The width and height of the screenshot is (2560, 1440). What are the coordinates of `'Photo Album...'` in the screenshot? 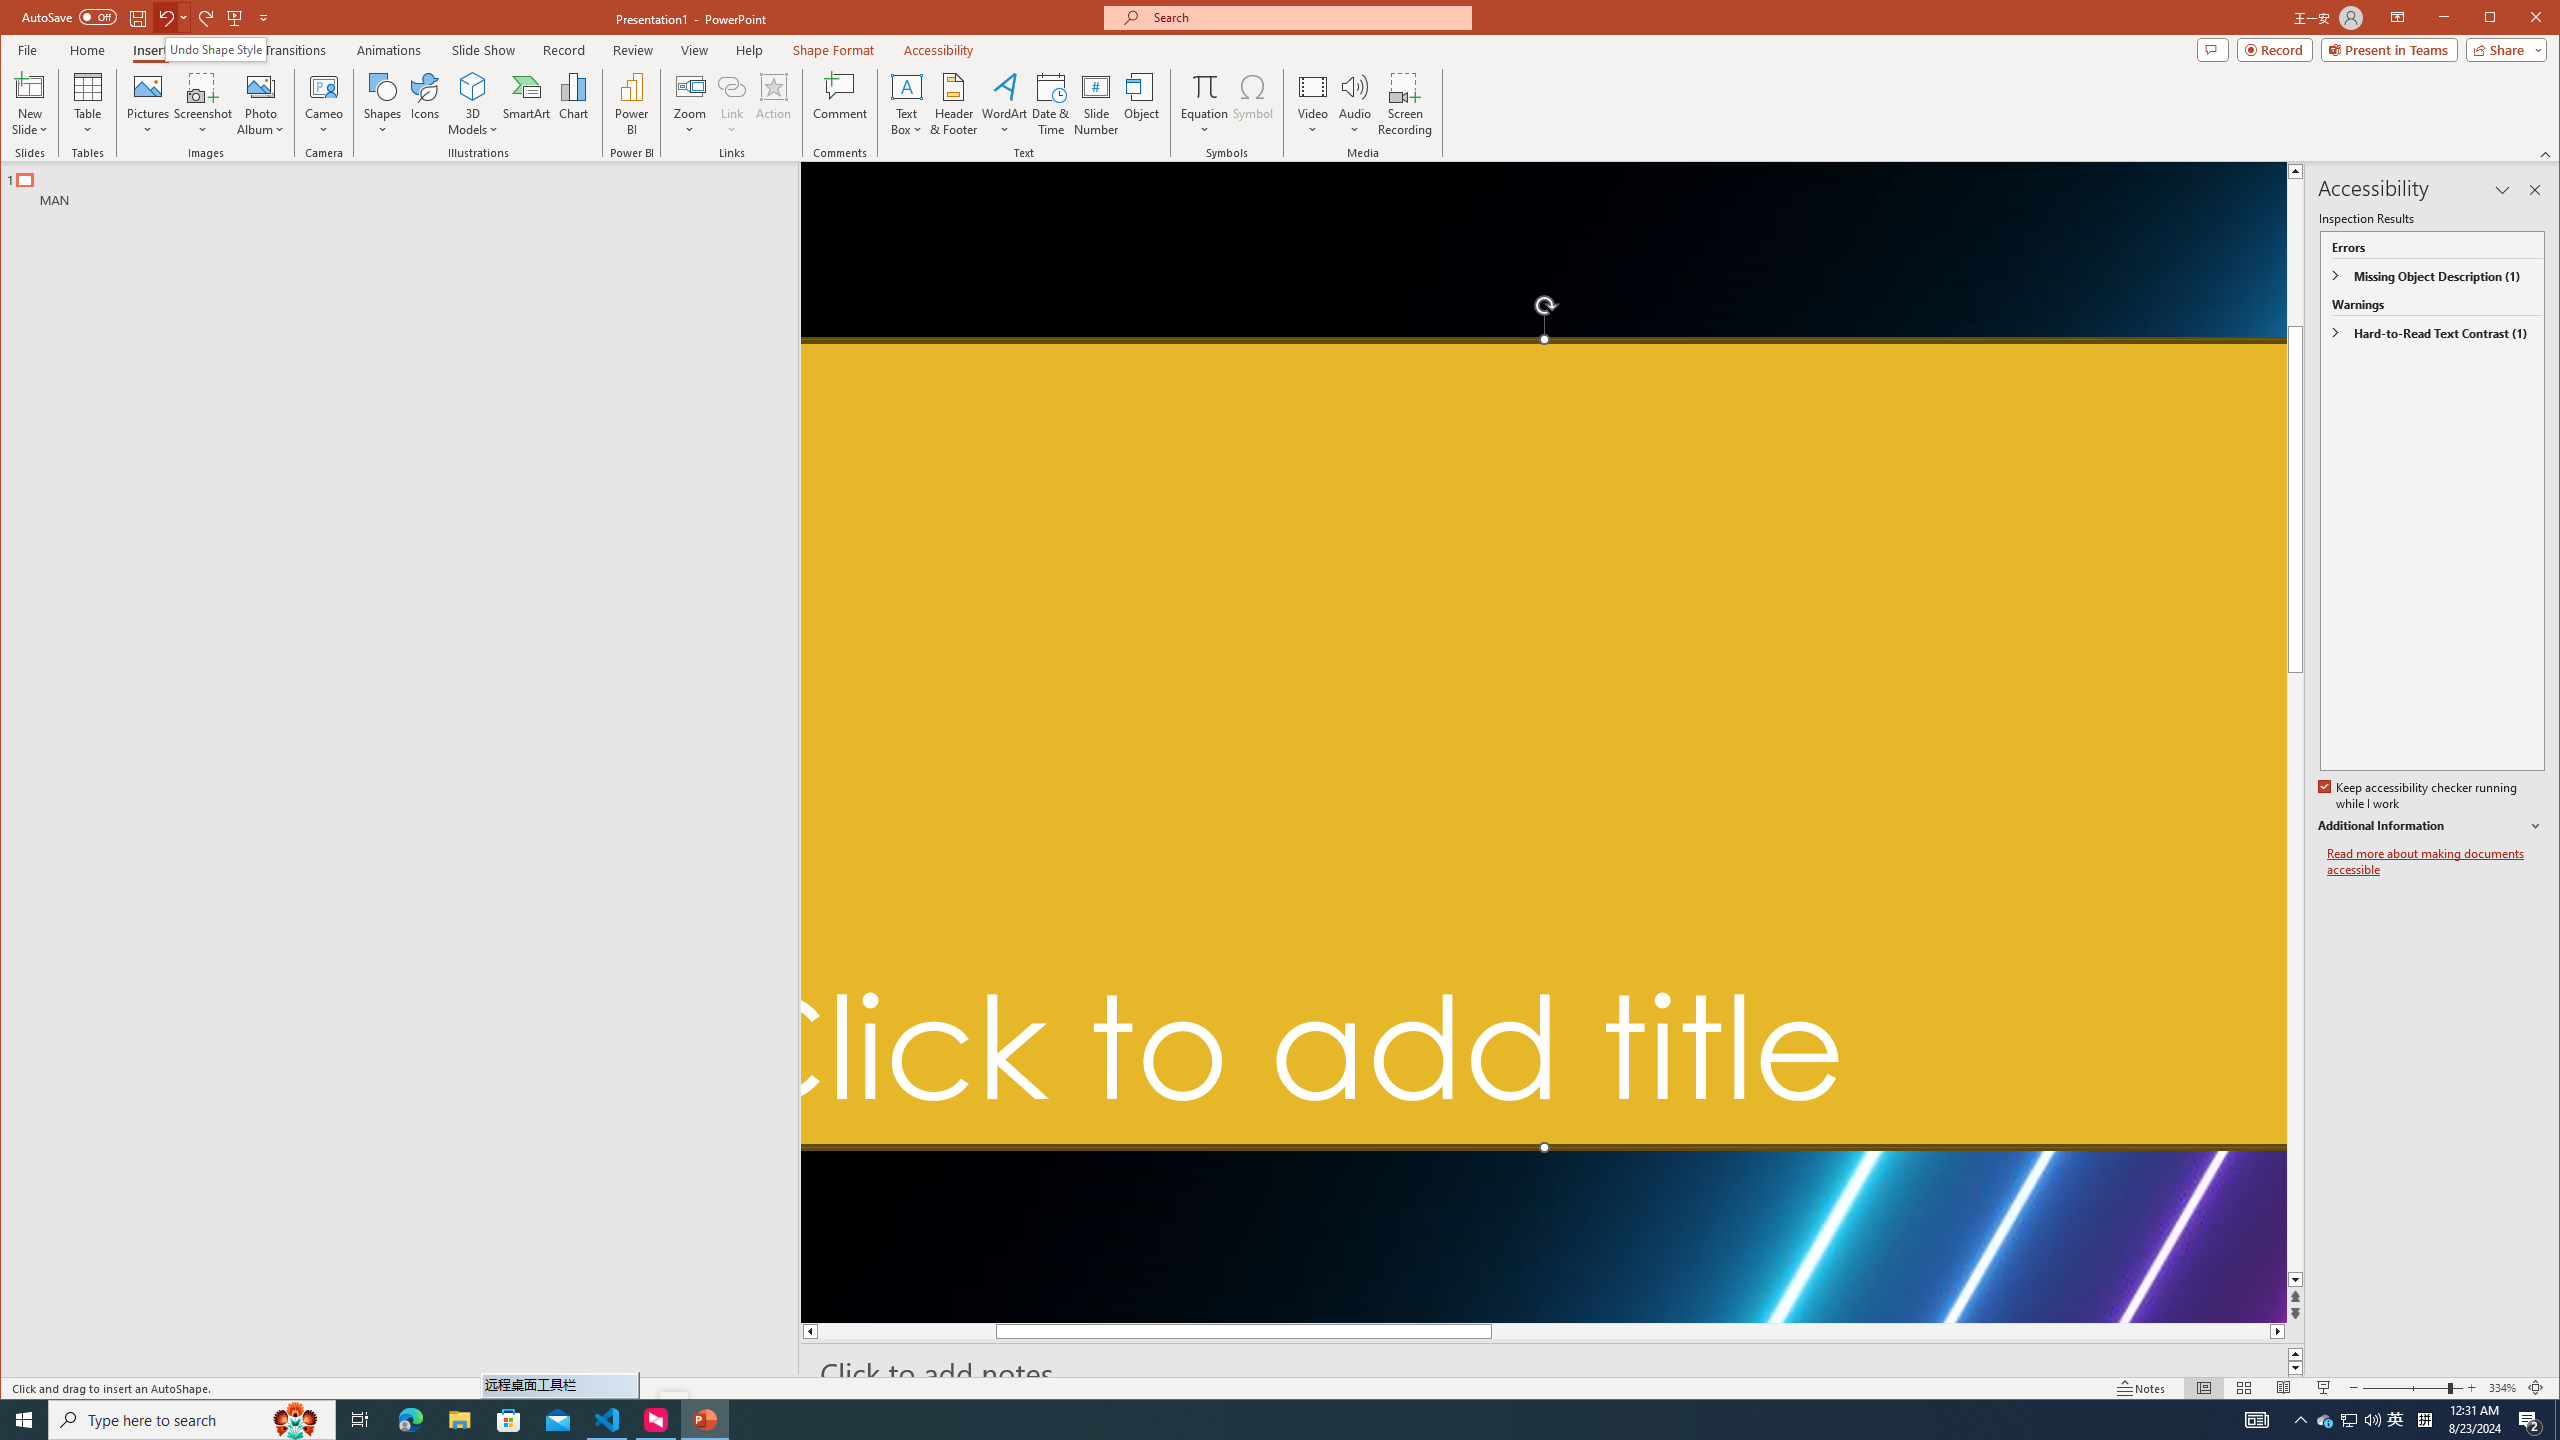 It's located at (260, 103).